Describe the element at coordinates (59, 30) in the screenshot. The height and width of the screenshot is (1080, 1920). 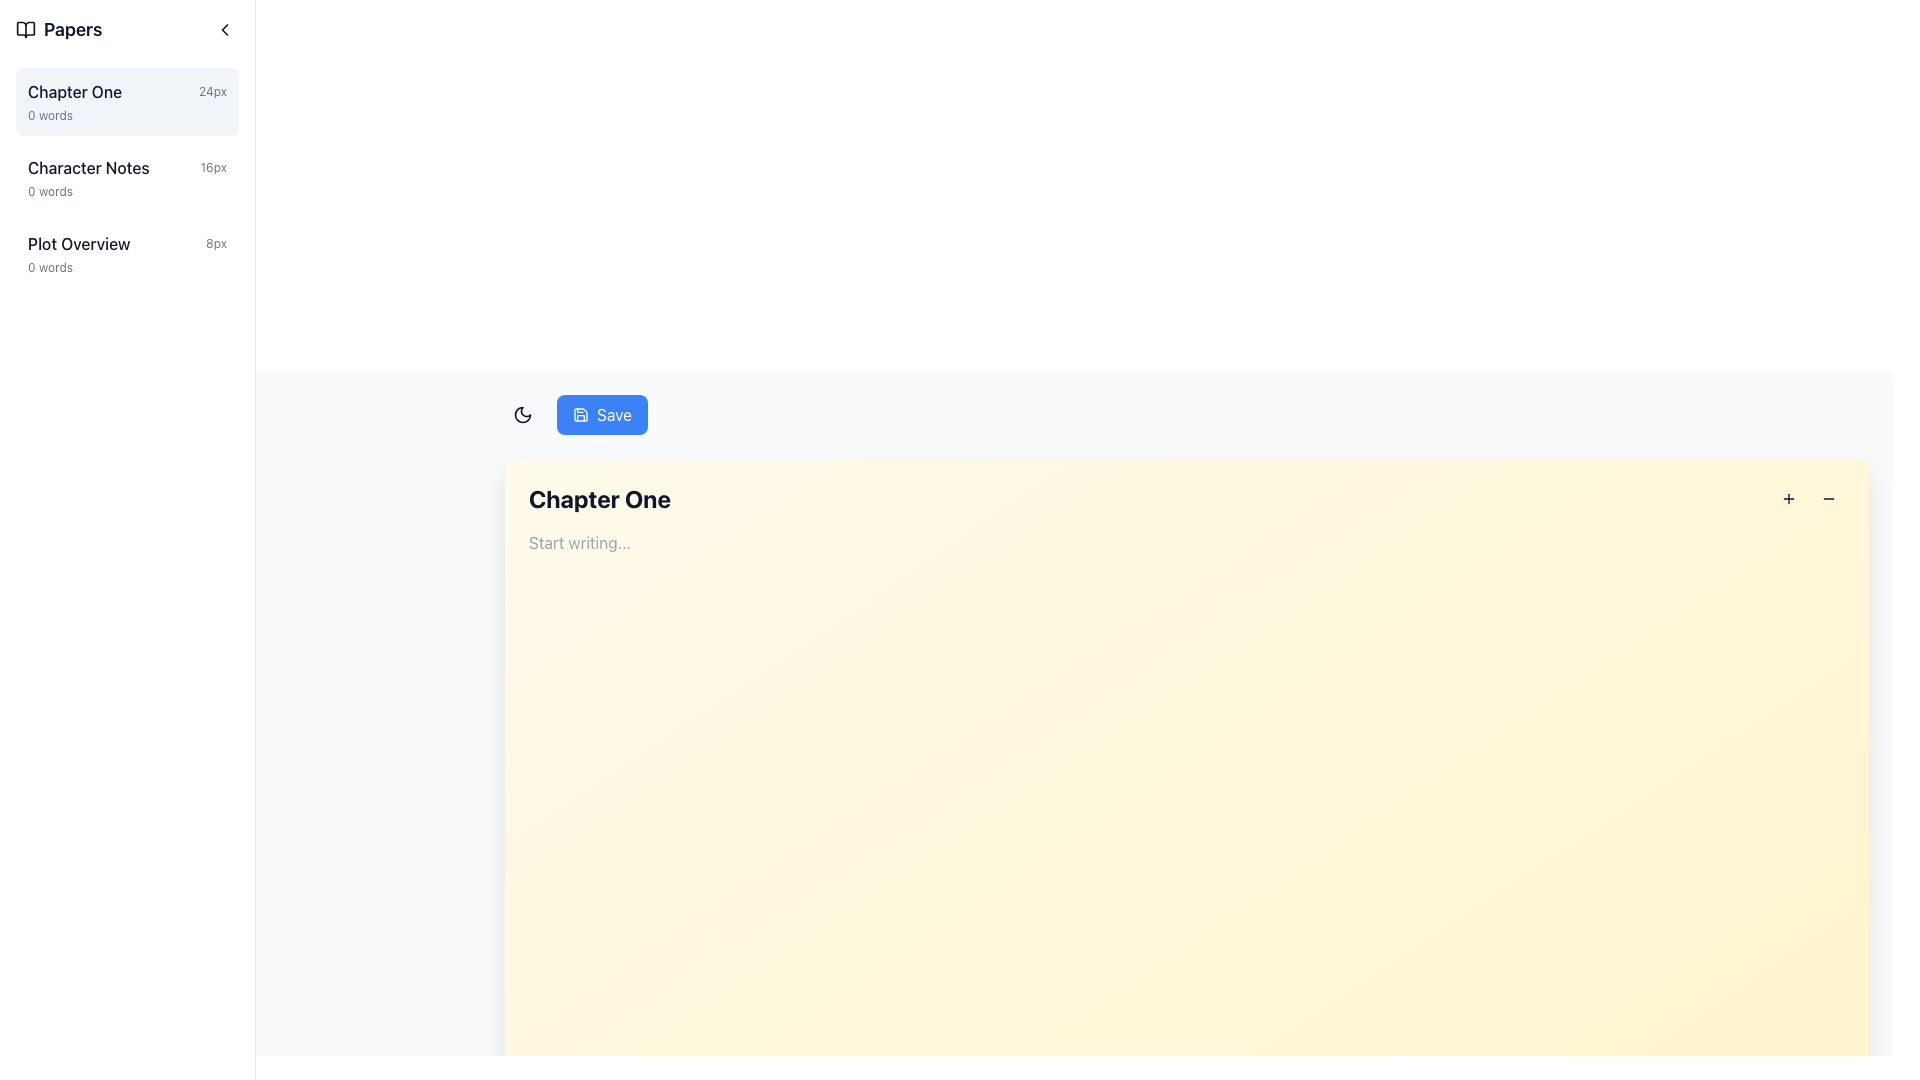
I see `text label located in the top-left section of the sidebar, which serves as a header or title for the content below` at that location.